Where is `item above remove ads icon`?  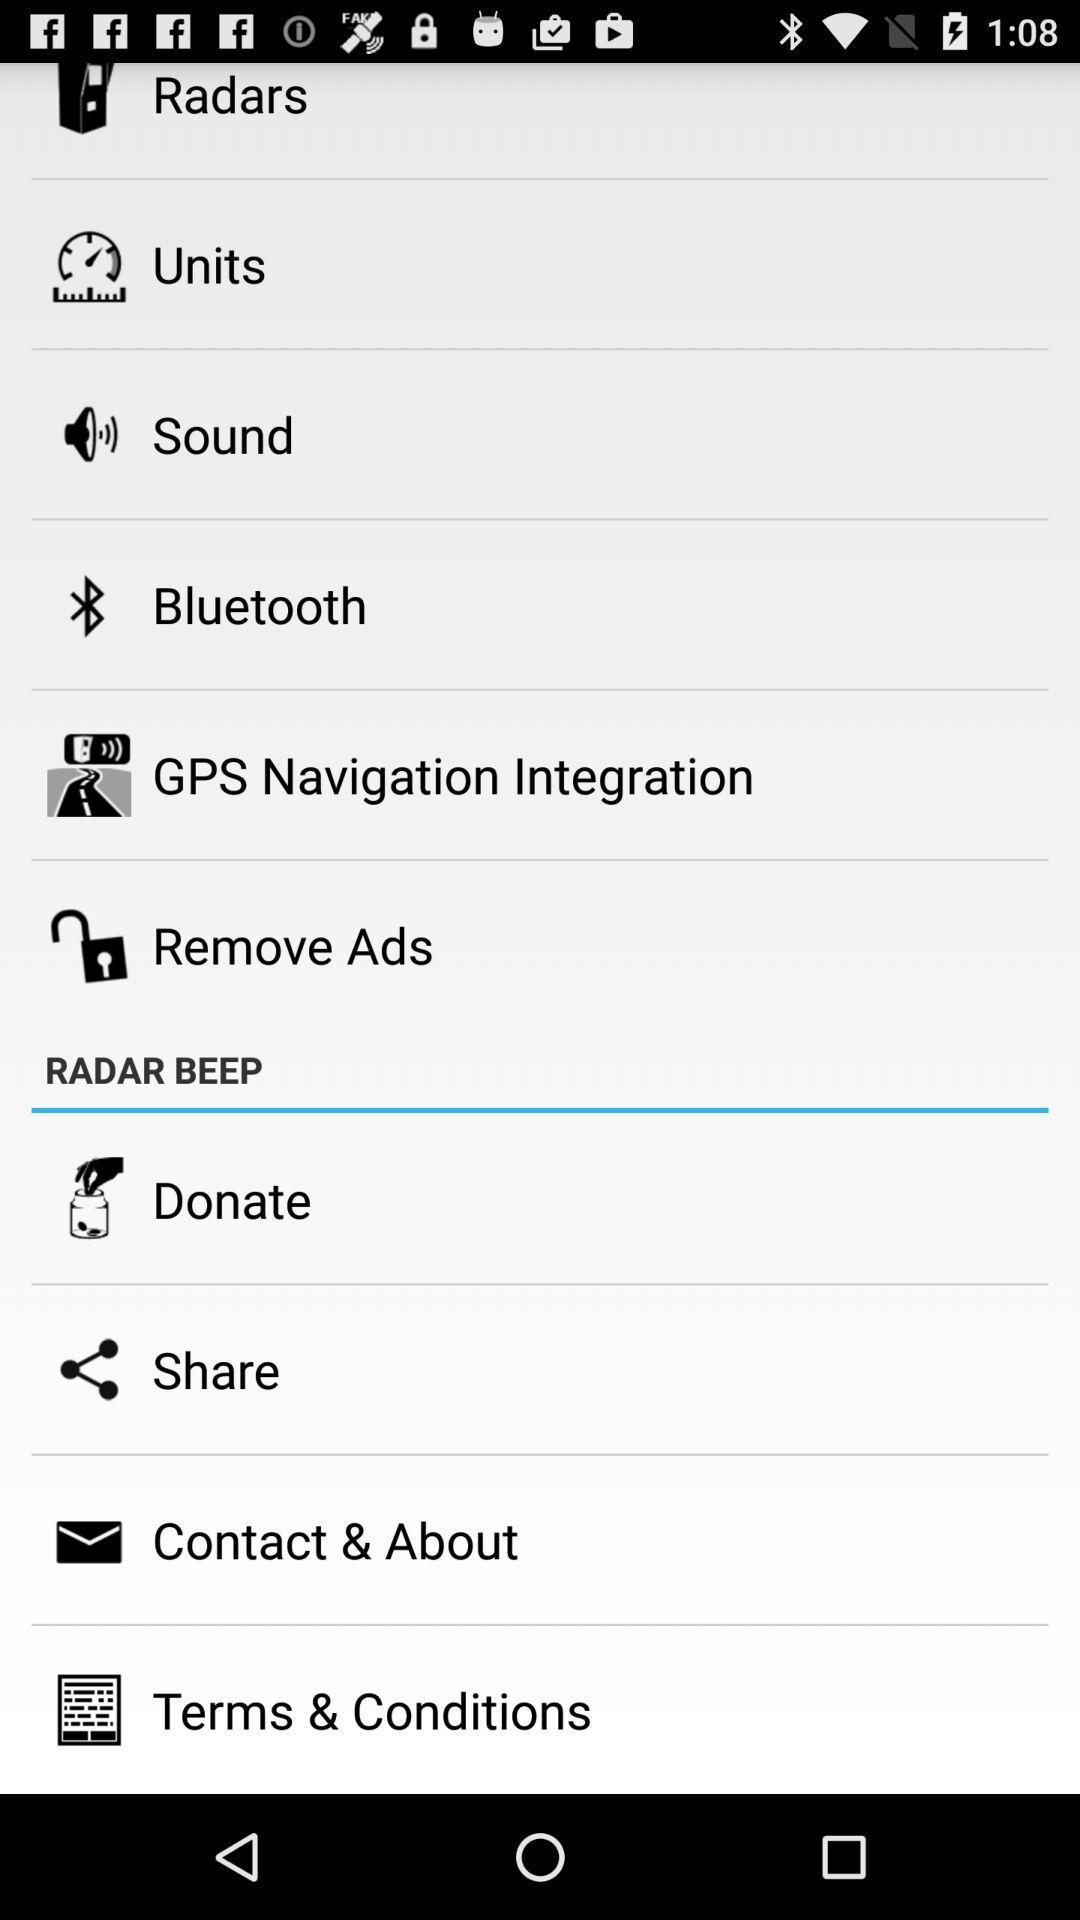 item above remove ads icon is located at coordinates (453, 773).